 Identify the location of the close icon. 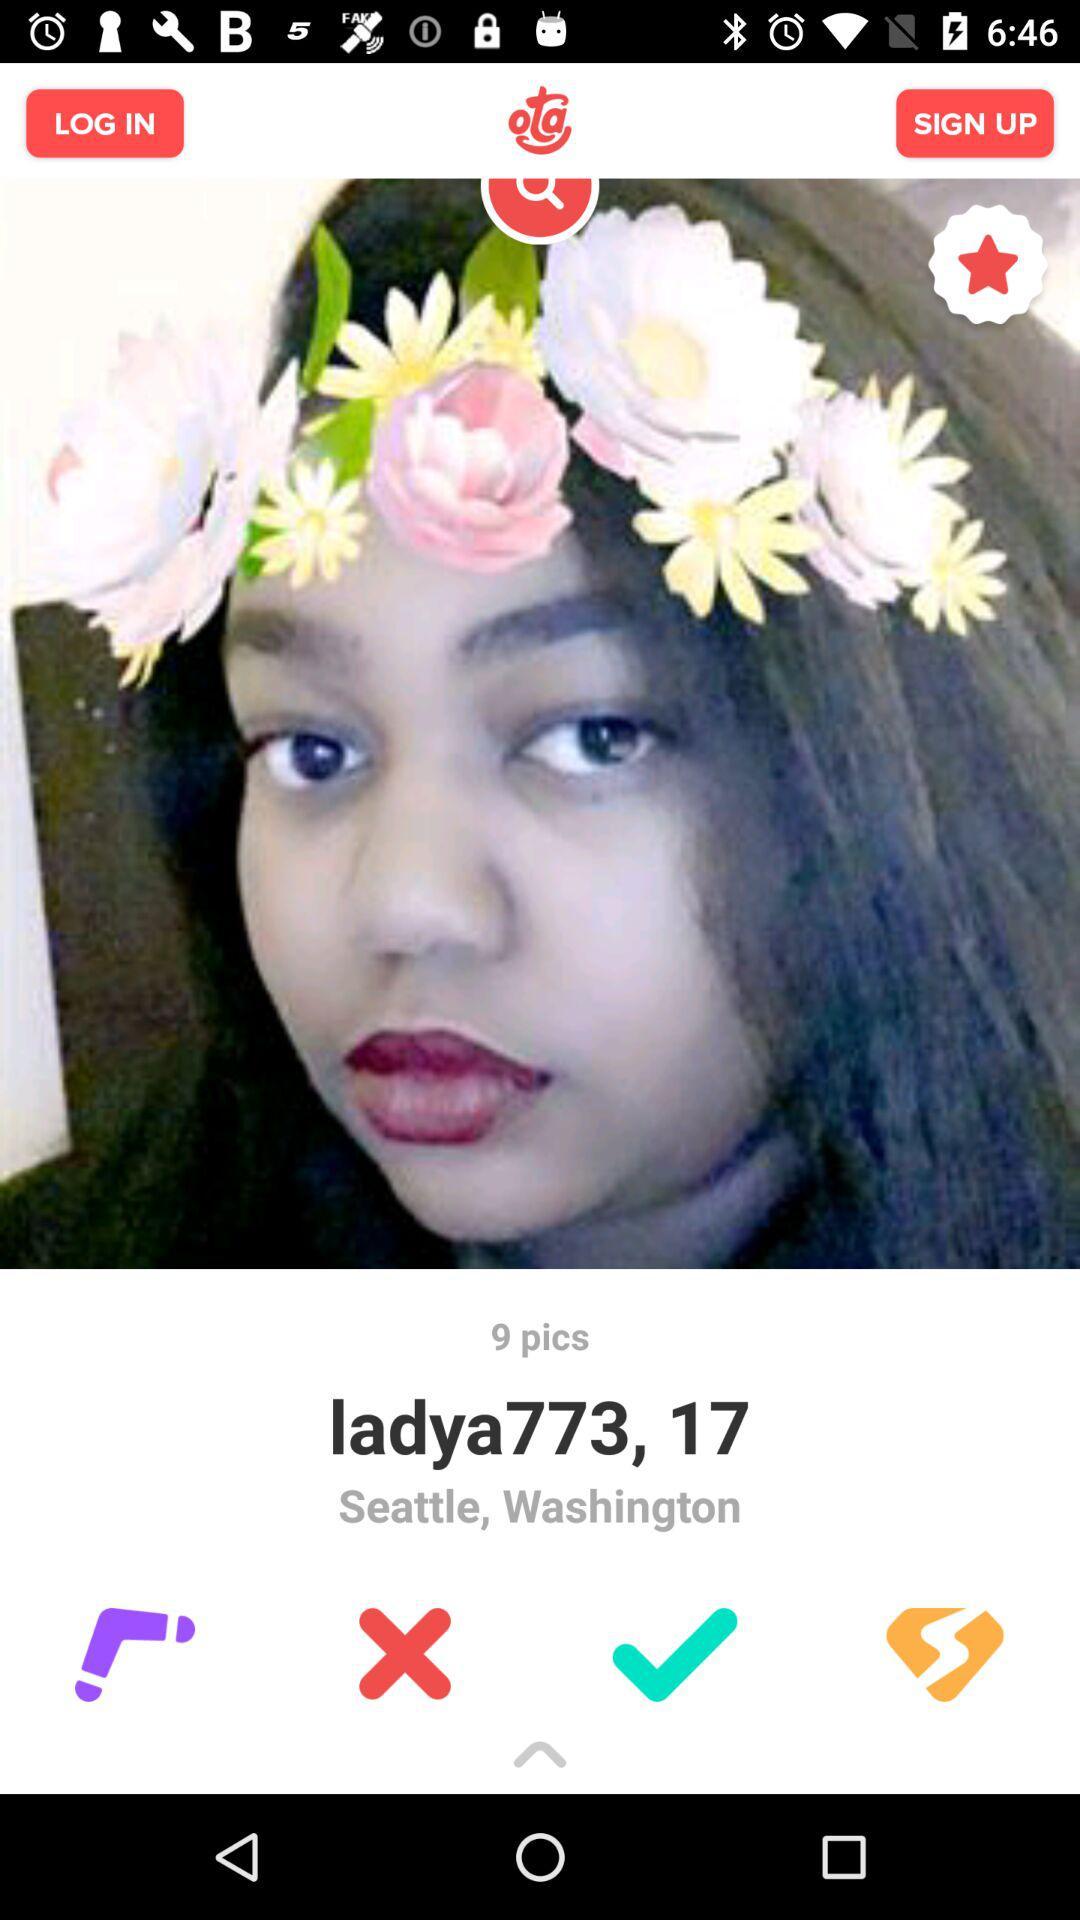
(405, 1653).